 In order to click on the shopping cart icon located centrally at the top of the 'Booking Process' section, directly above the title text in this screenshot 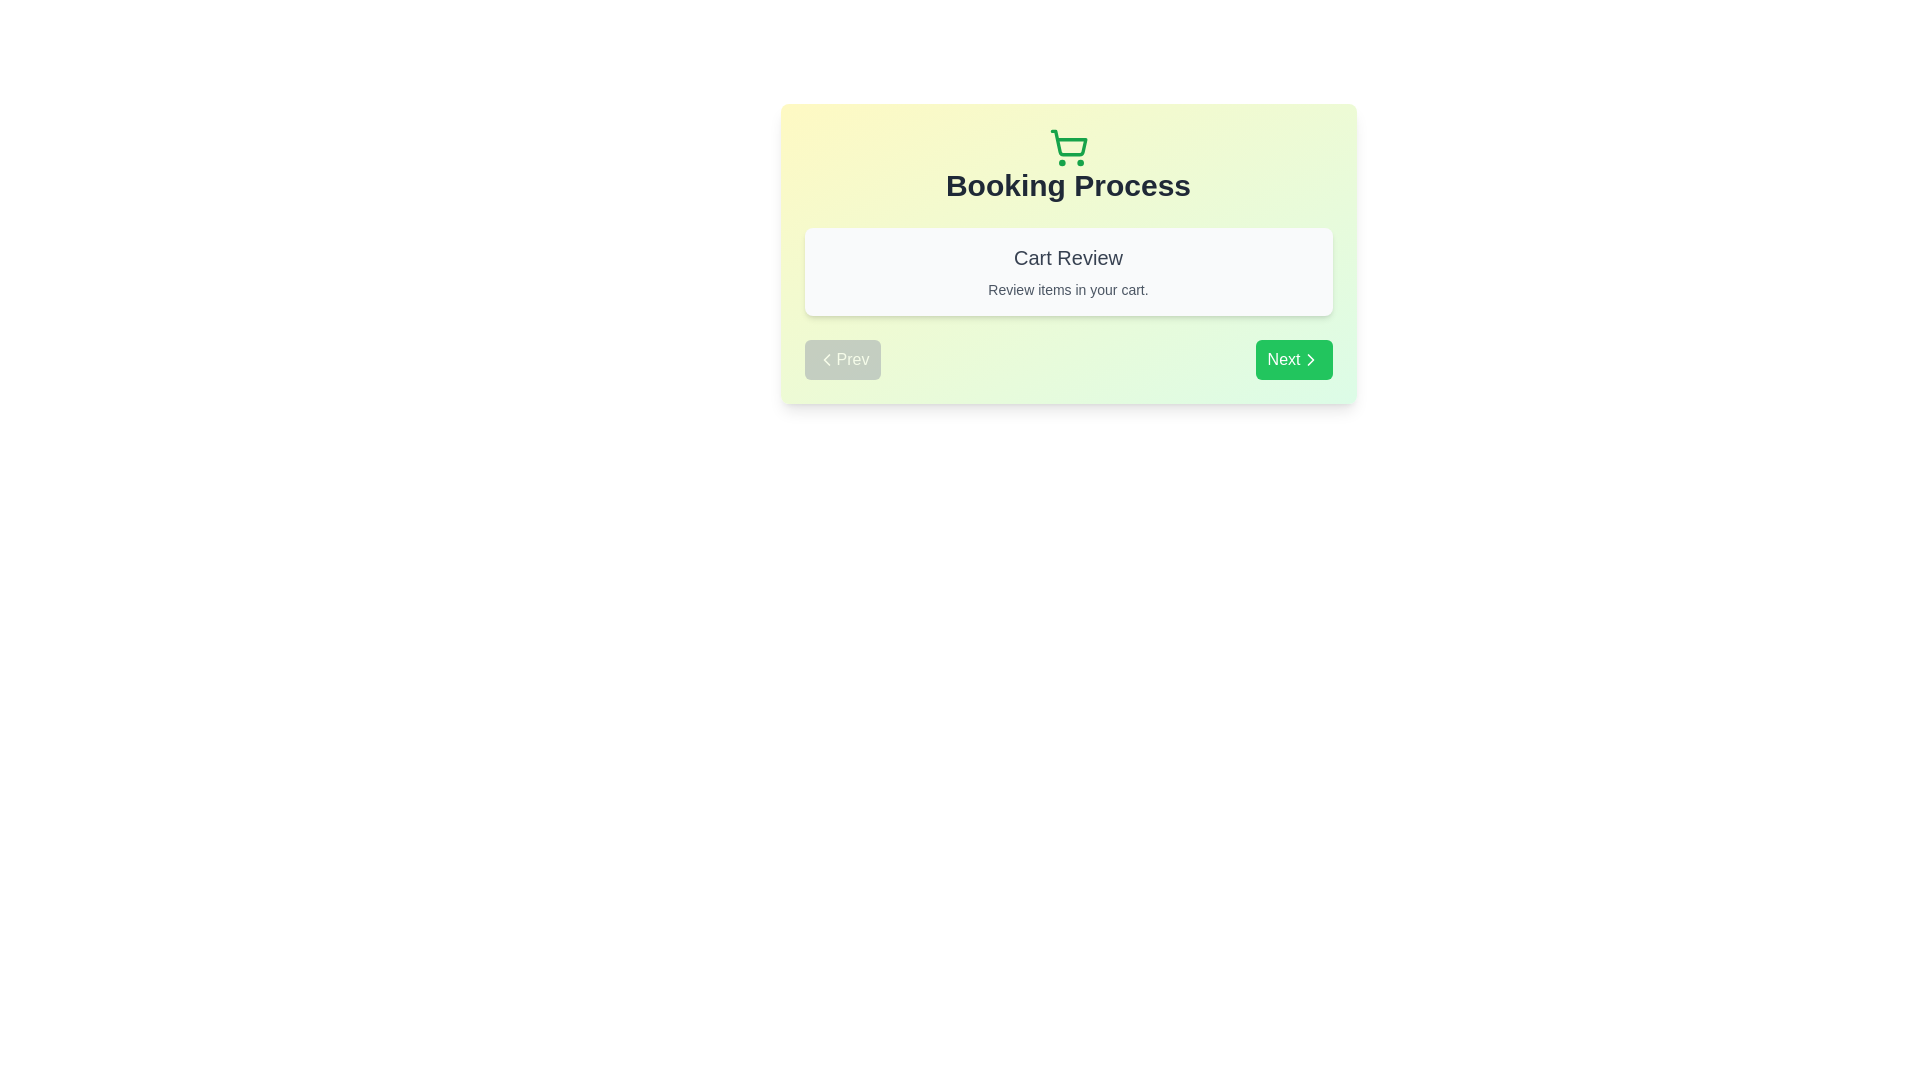, I will do `click(1067, 146)`.